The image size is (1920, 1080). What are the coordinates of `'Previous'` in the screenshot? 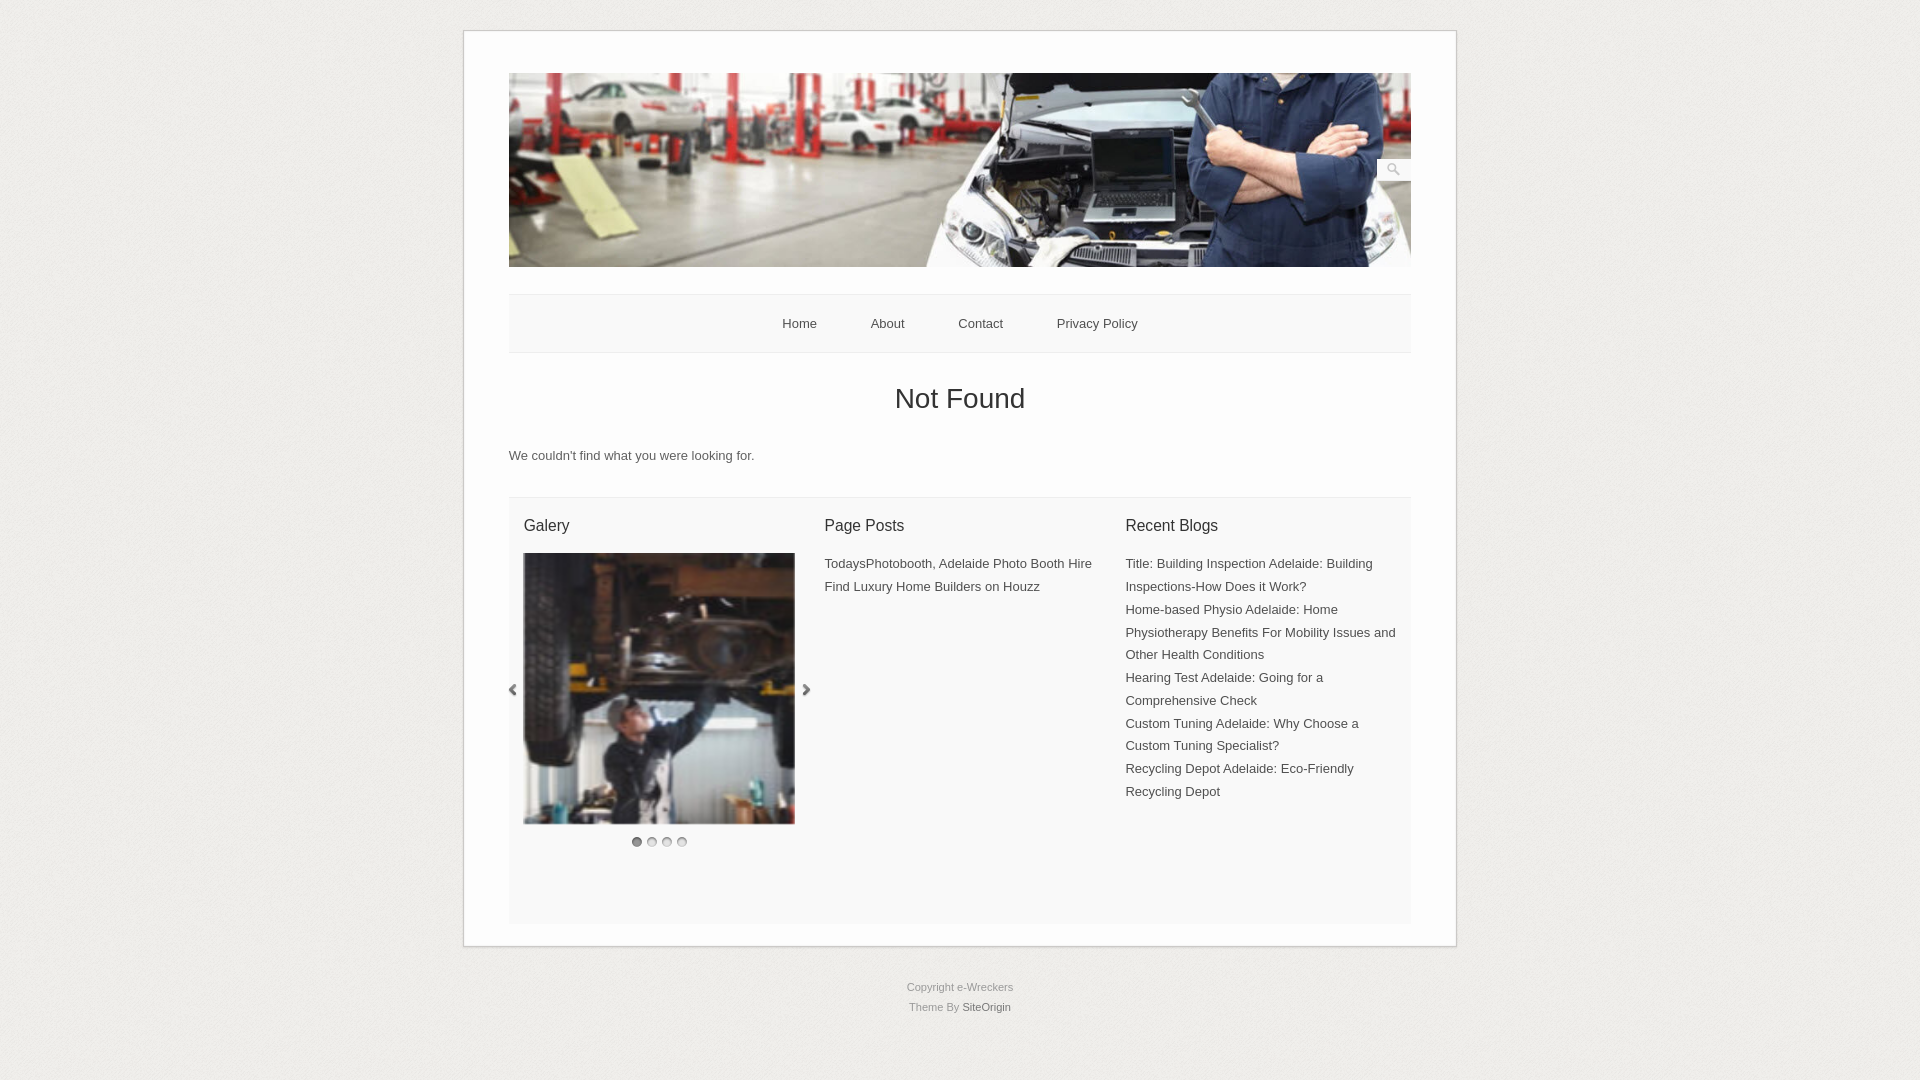 It's located at (512, 689).